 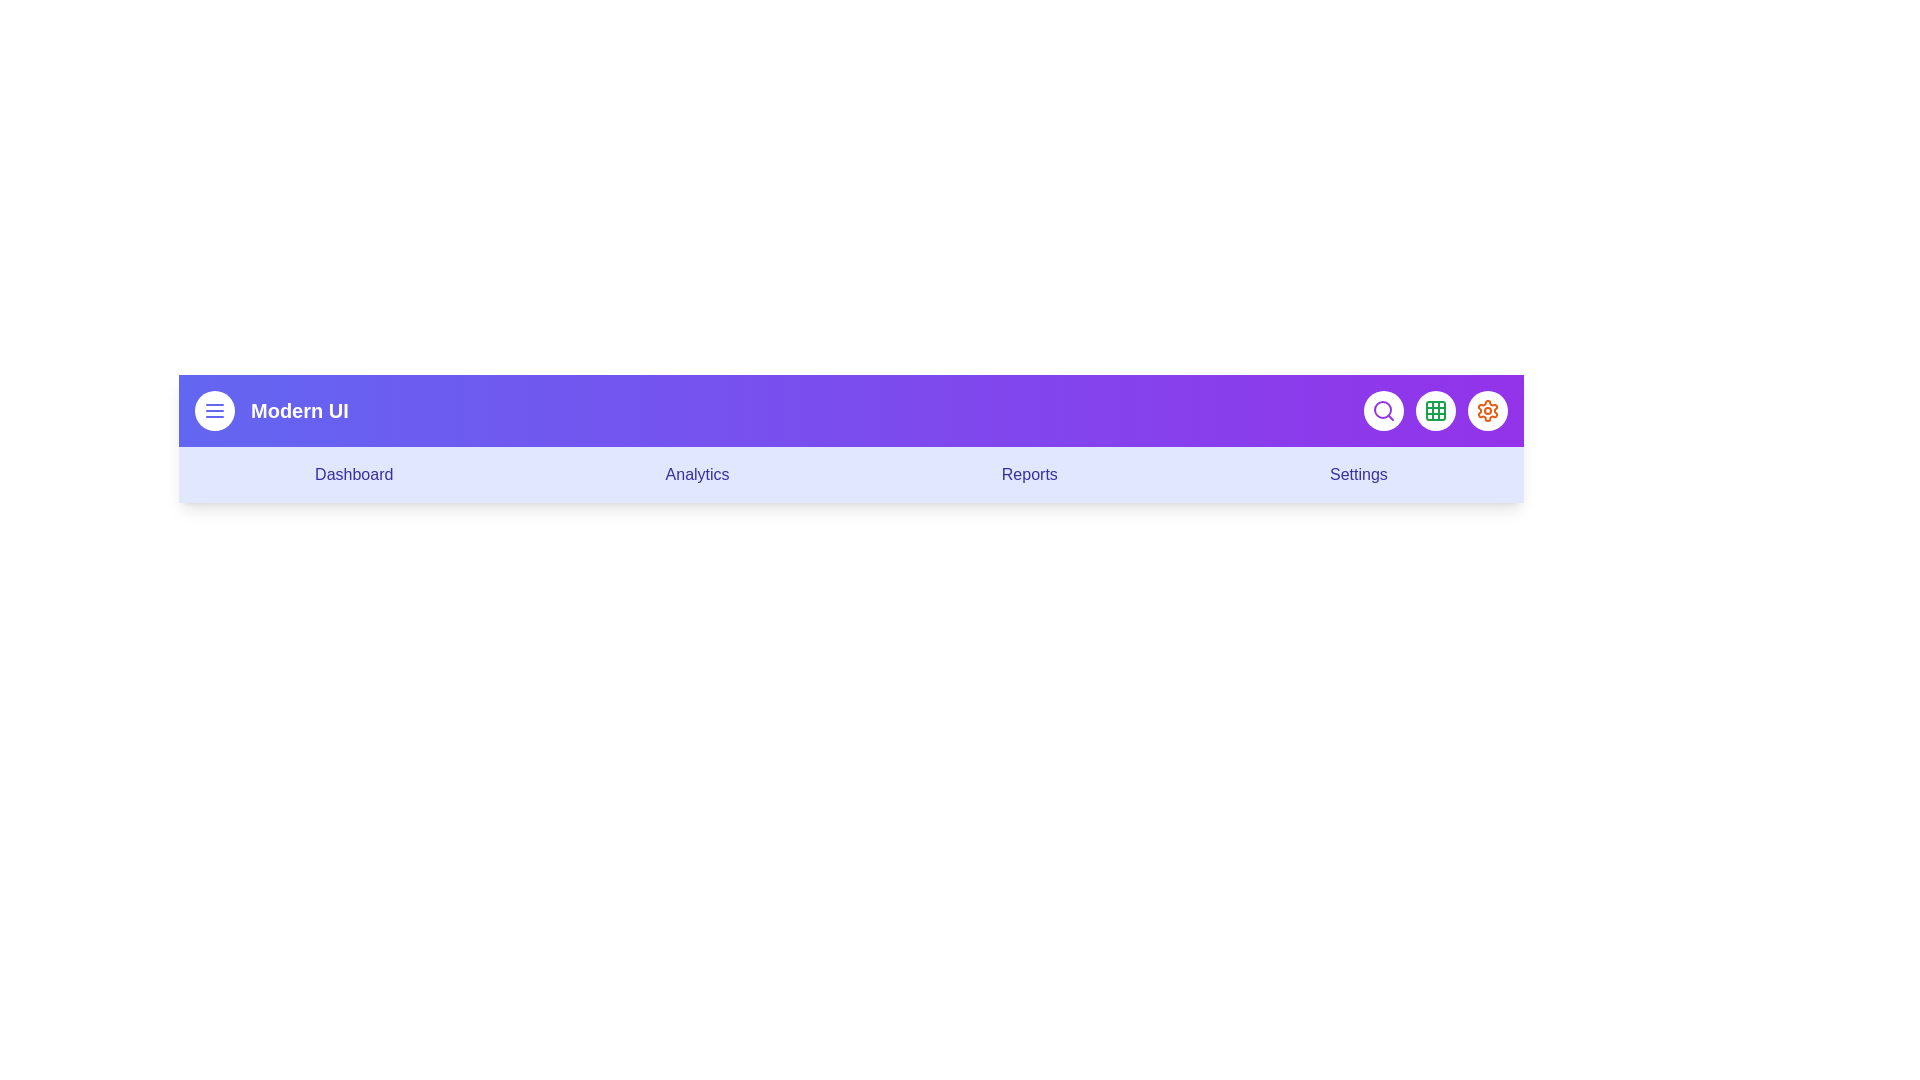 What do you see at coordinates (1382, 410) in the screenshot?
I see `the search button to initiate a search` at bounding box center [1382, 410].